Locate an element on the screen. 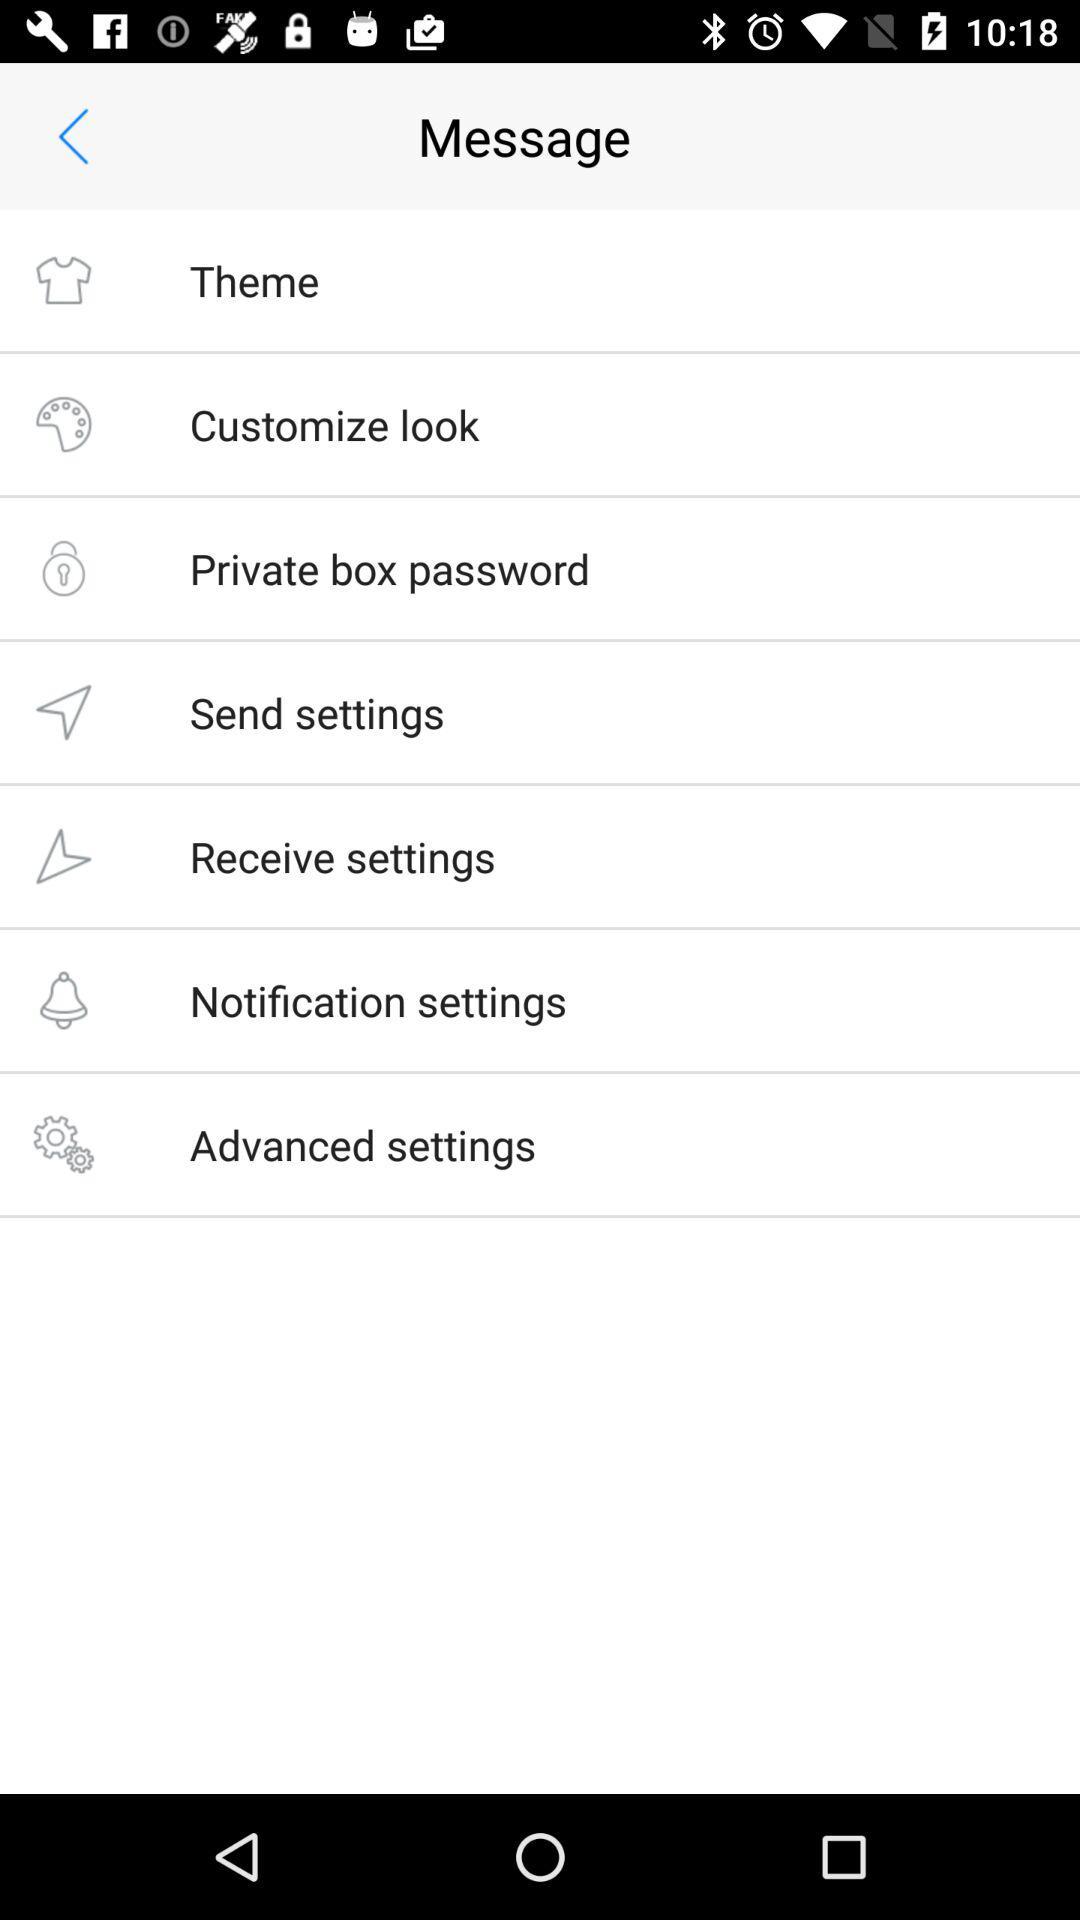  the send settings icon is located at coordinates (316, 712).